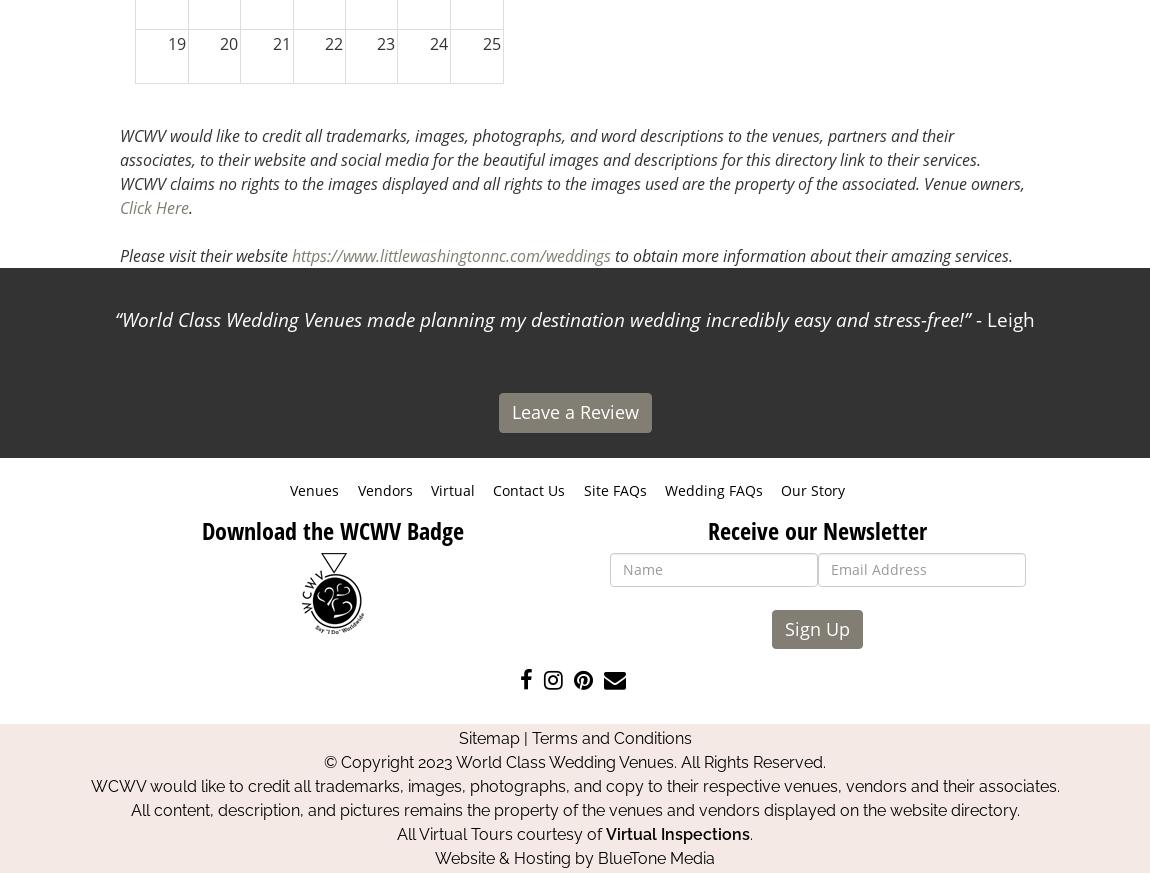 The image size is (1150, 873). I want to click on '9', so click(495, 171).